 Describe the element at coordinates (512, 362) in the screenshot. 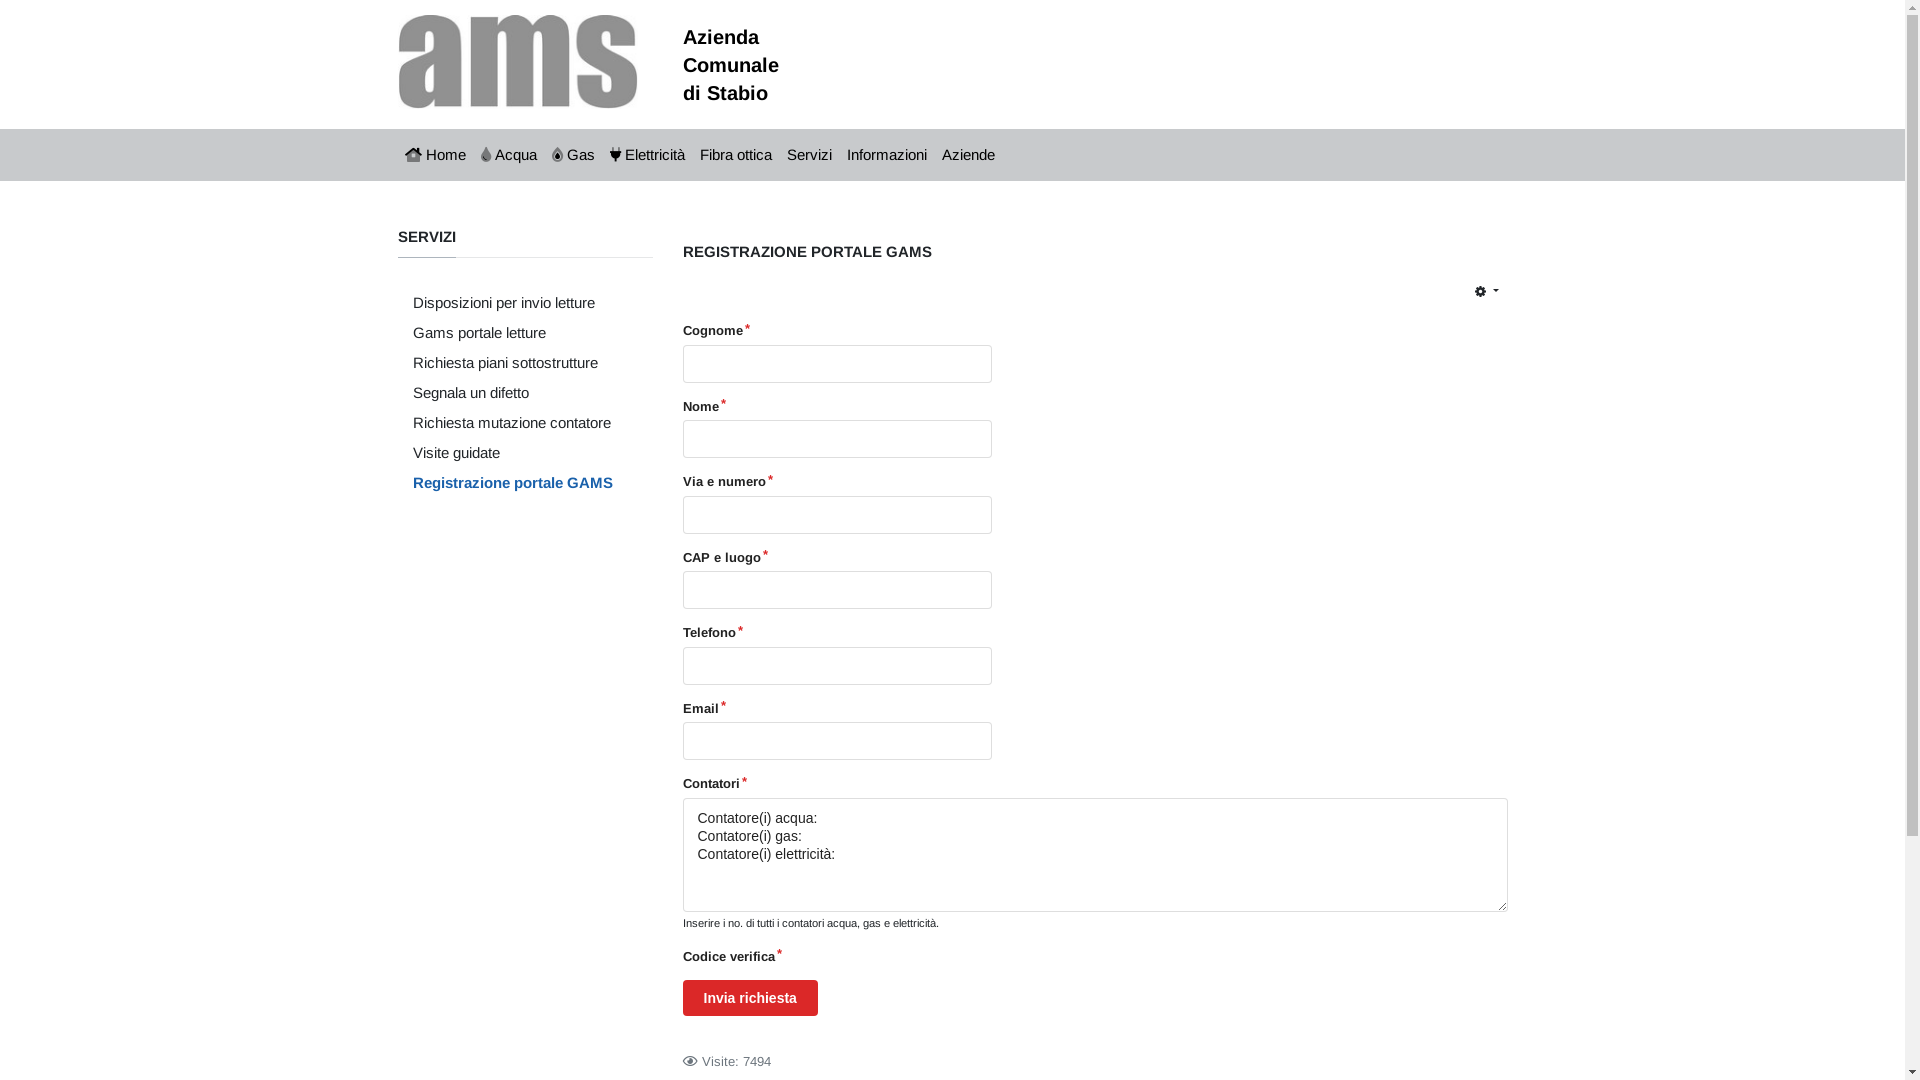

I see `'Richiesta piani sottostrutture'` at that location.